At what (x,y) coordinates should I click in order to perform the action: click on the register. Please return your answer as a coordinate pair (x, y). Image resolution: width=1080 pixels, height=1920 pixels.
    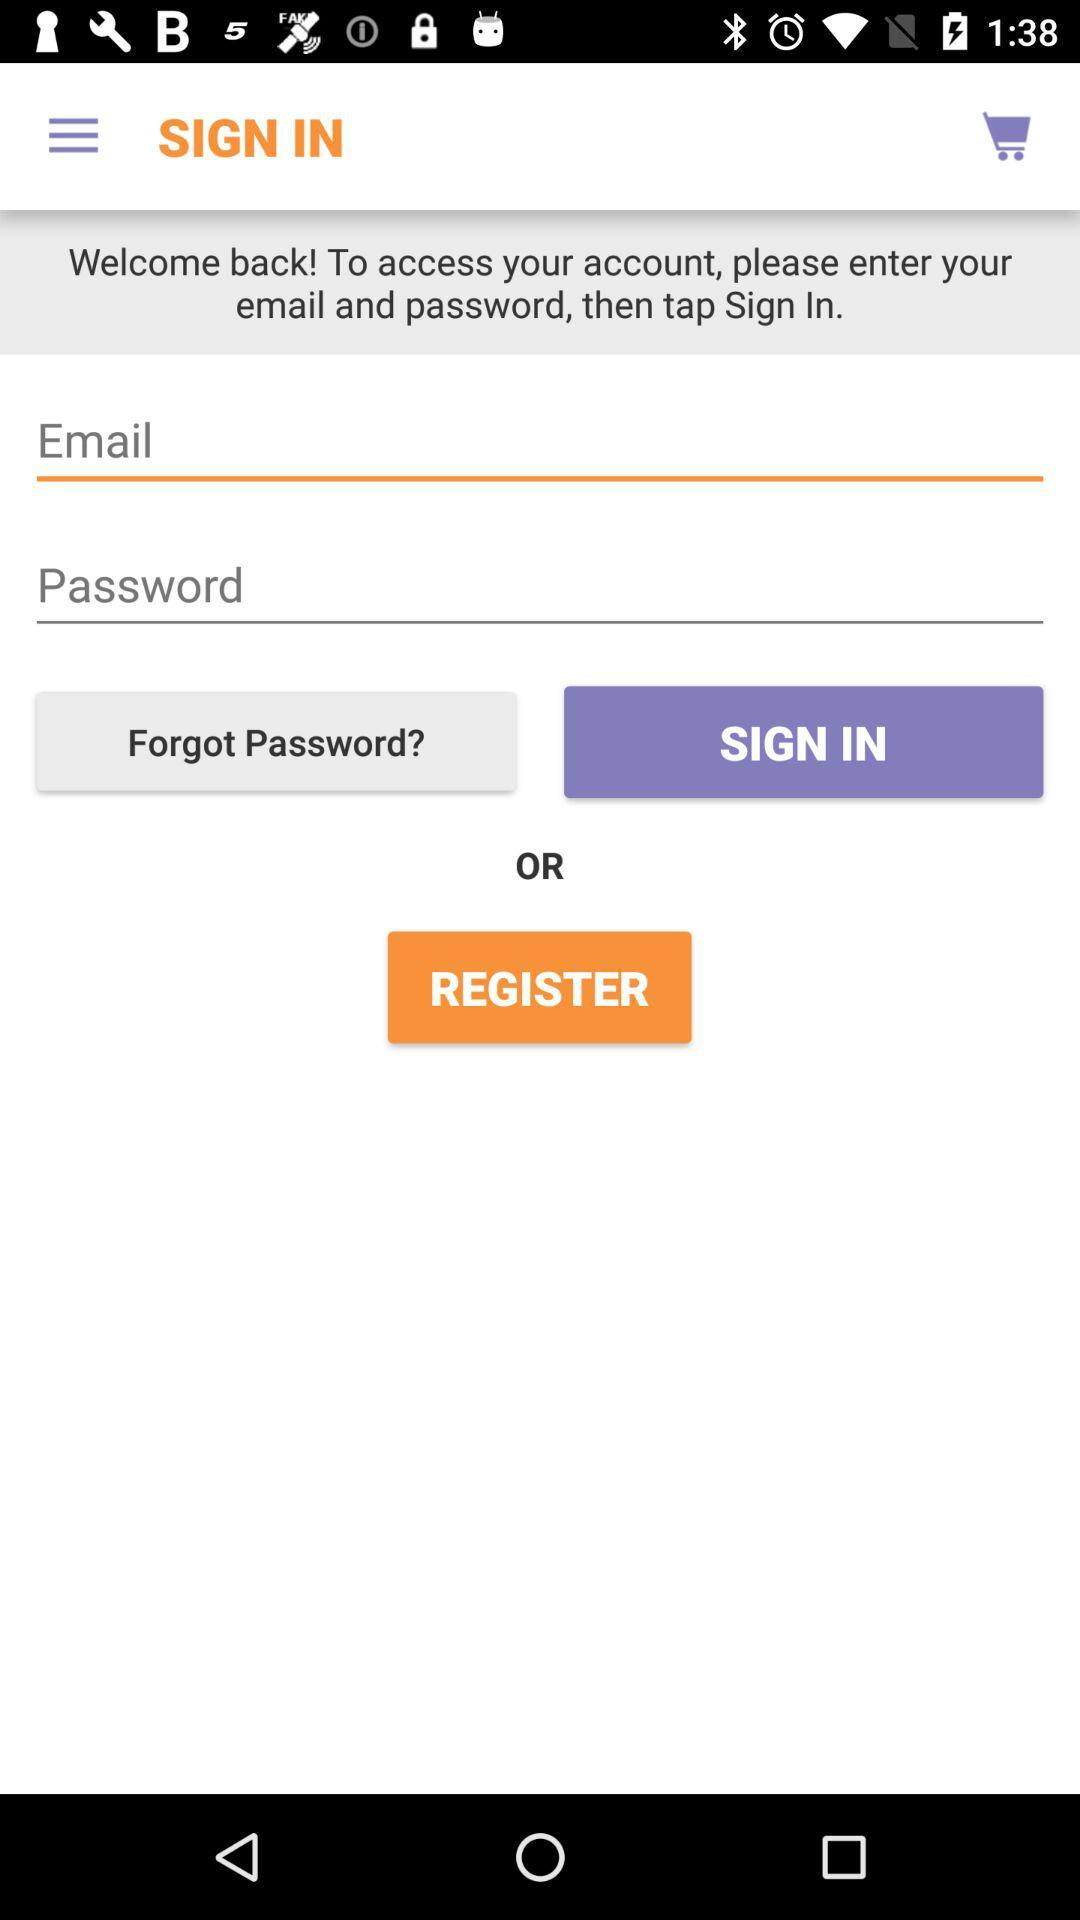
    Looking at the image, I should click on (538, 987).